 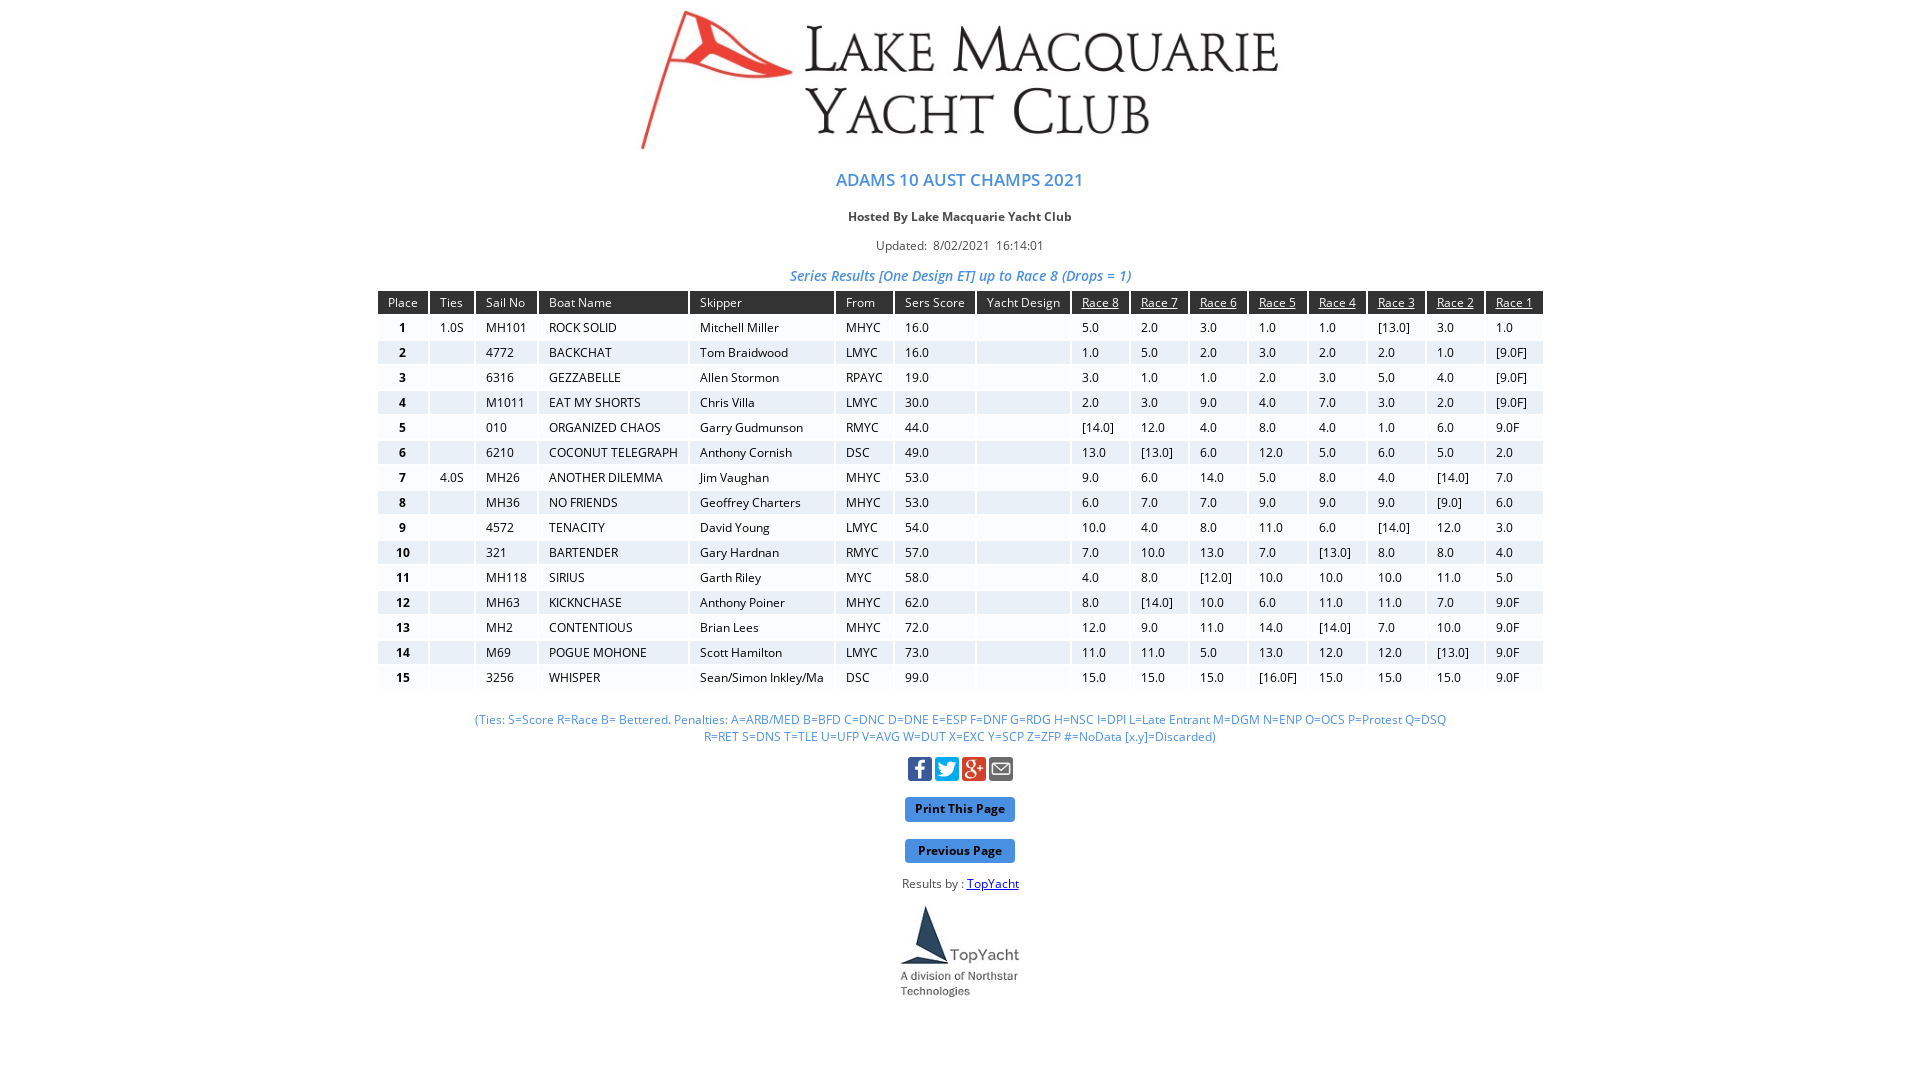 I want to click on 'Race 4', so click(x=1336, y=302).